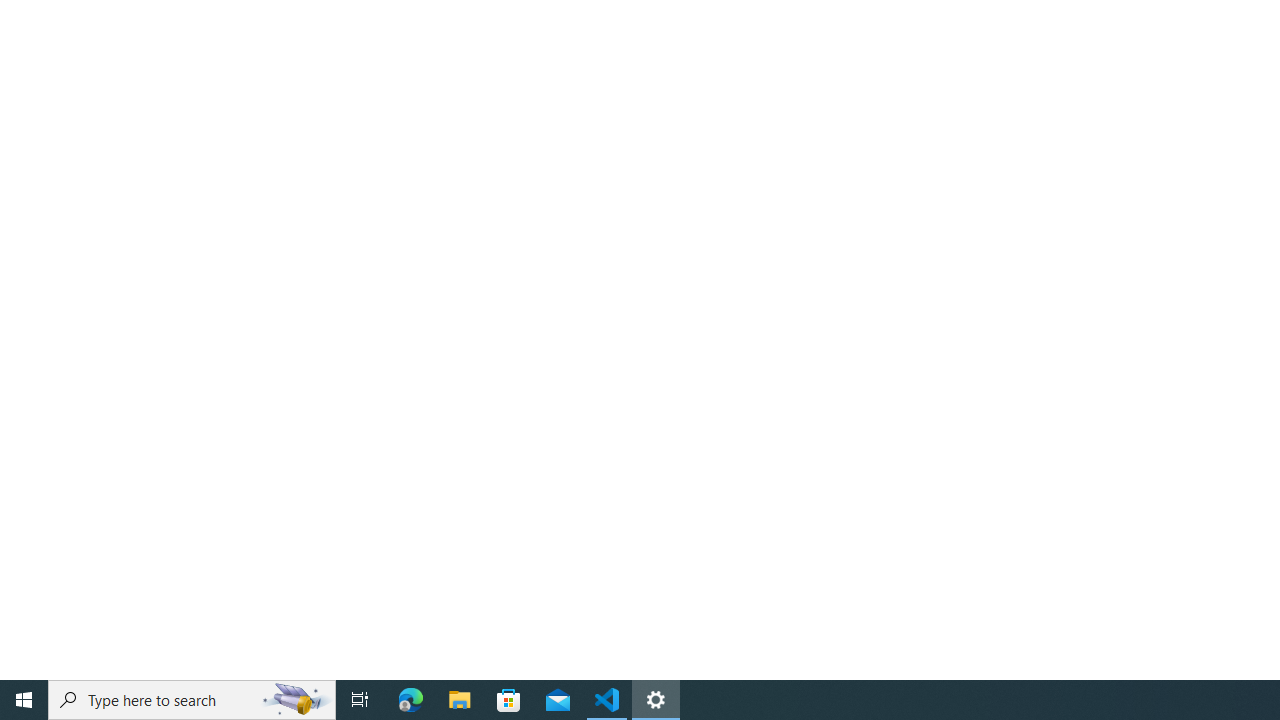 The image size is (1280, 720). Describe the element at coordinates (410, 698) in the screenshot. I see `'Microsoft Edge'` at that location.